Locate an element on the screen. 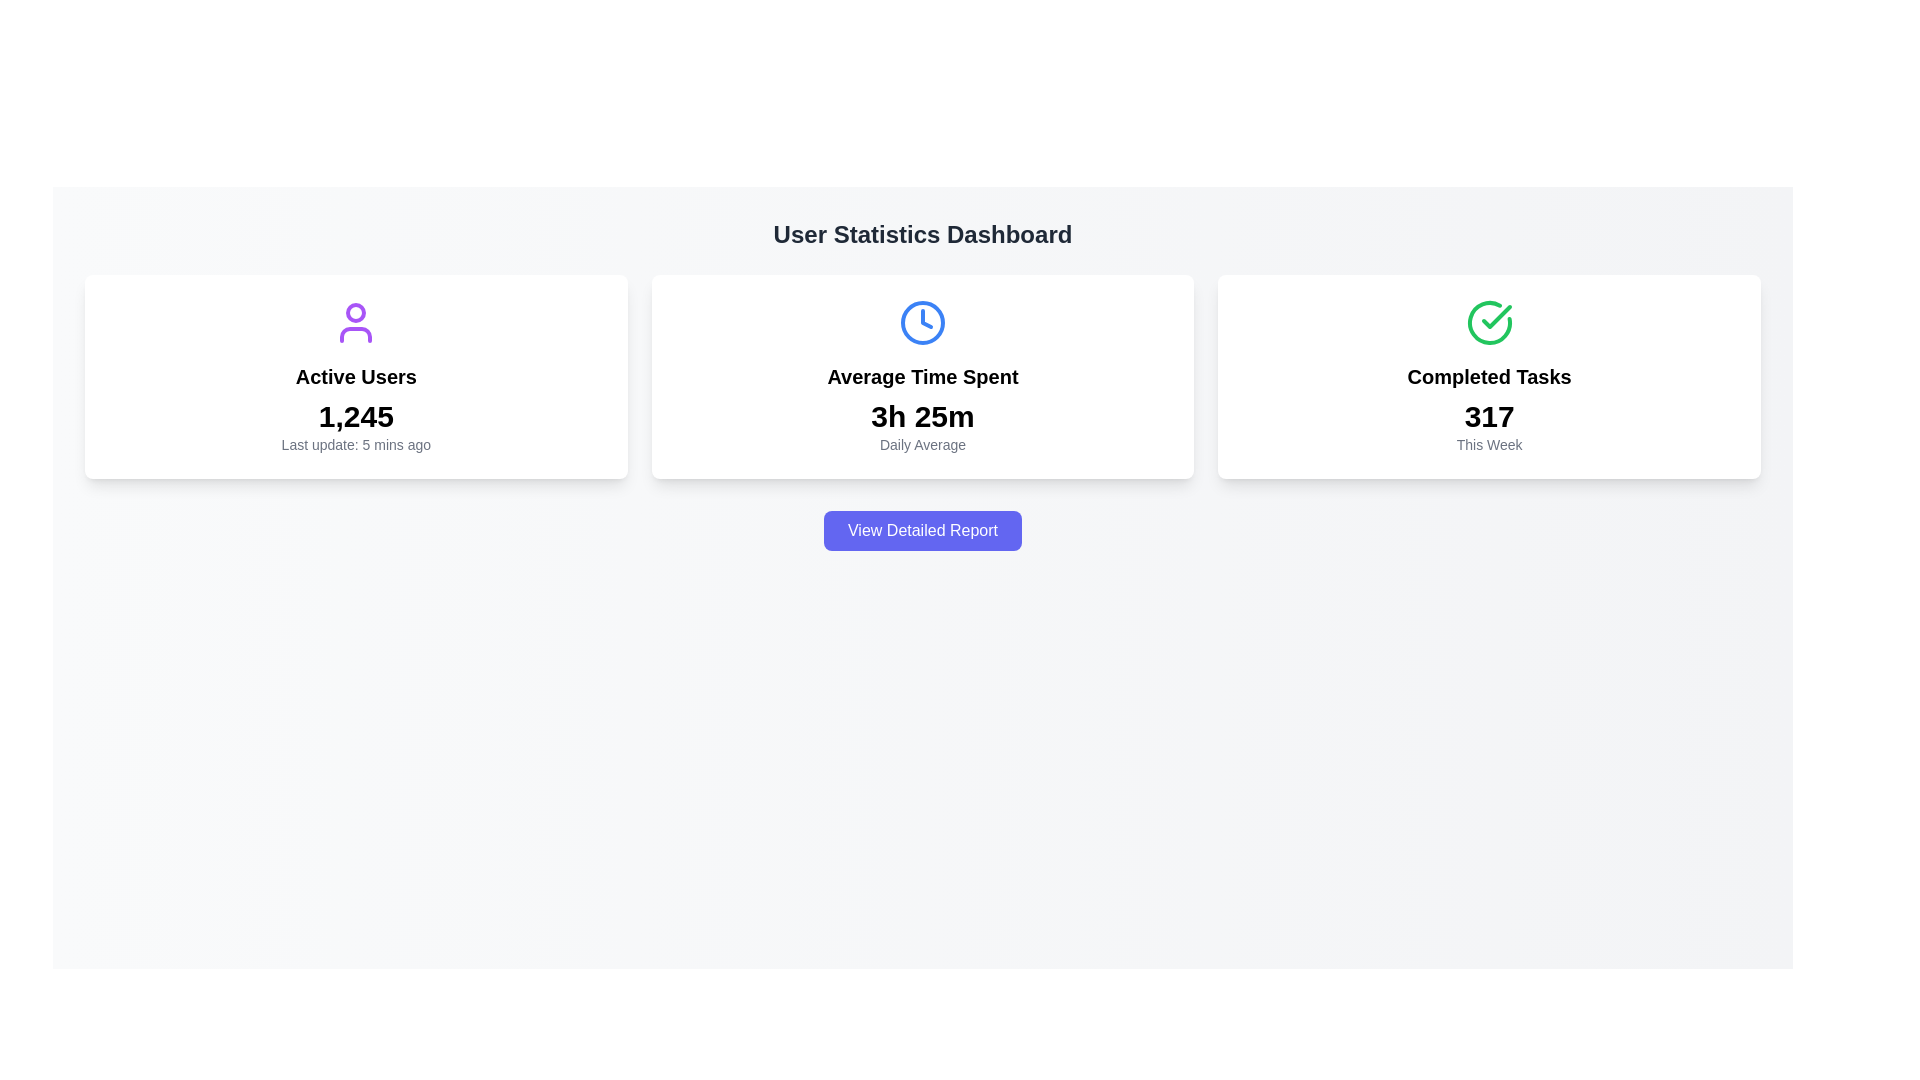 This screenshot has height=1080, width=1920. the text label displaying 'This Week', which is styled in a small, gray font and located directly beneath the number '317' on the card interface is located at coordinates (1489, 443).